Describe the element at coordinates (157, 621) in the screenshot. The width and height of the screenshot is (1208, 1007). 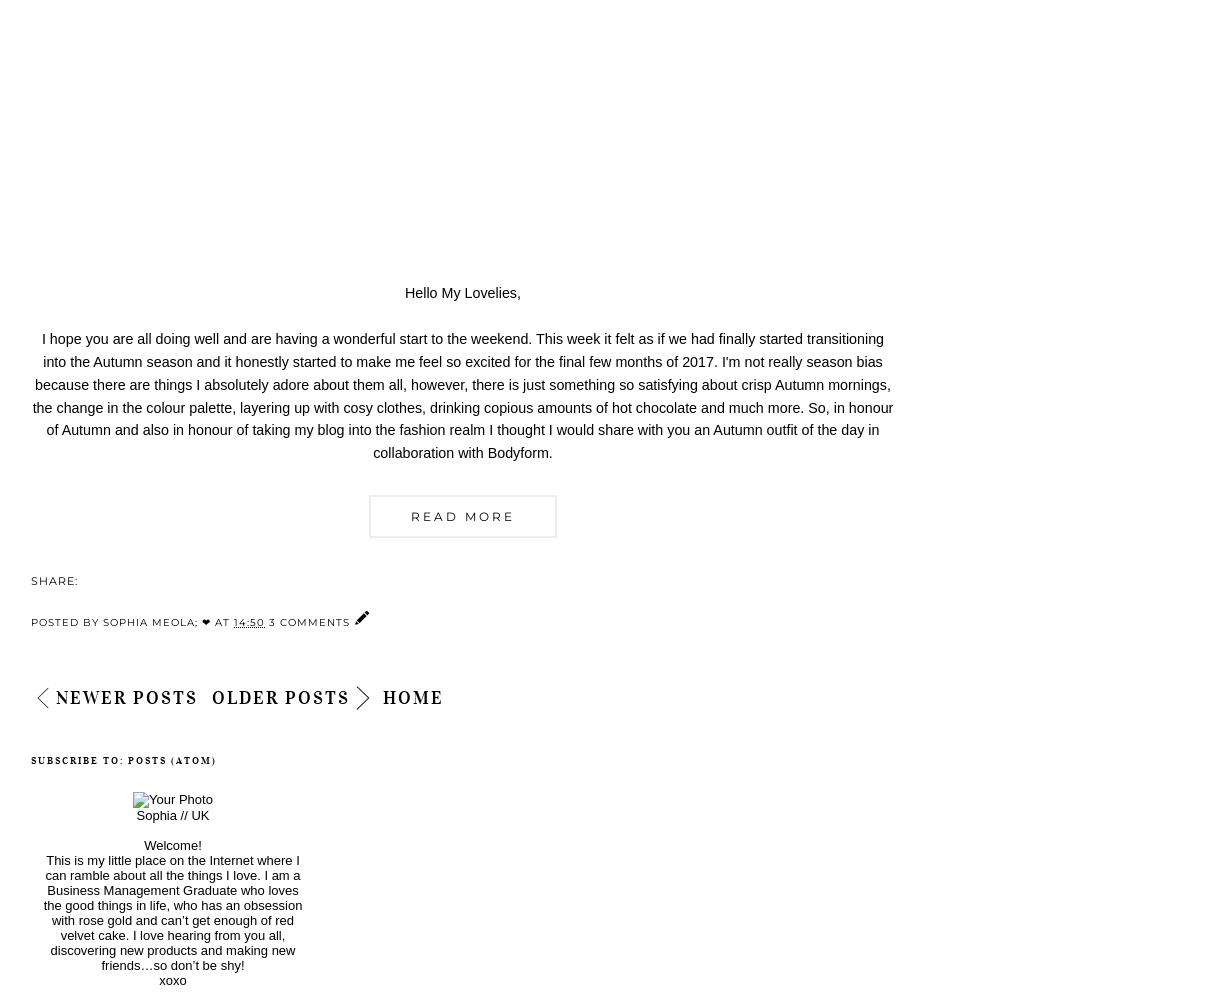
I see `'Sophia Meola; ❤'` at that location.